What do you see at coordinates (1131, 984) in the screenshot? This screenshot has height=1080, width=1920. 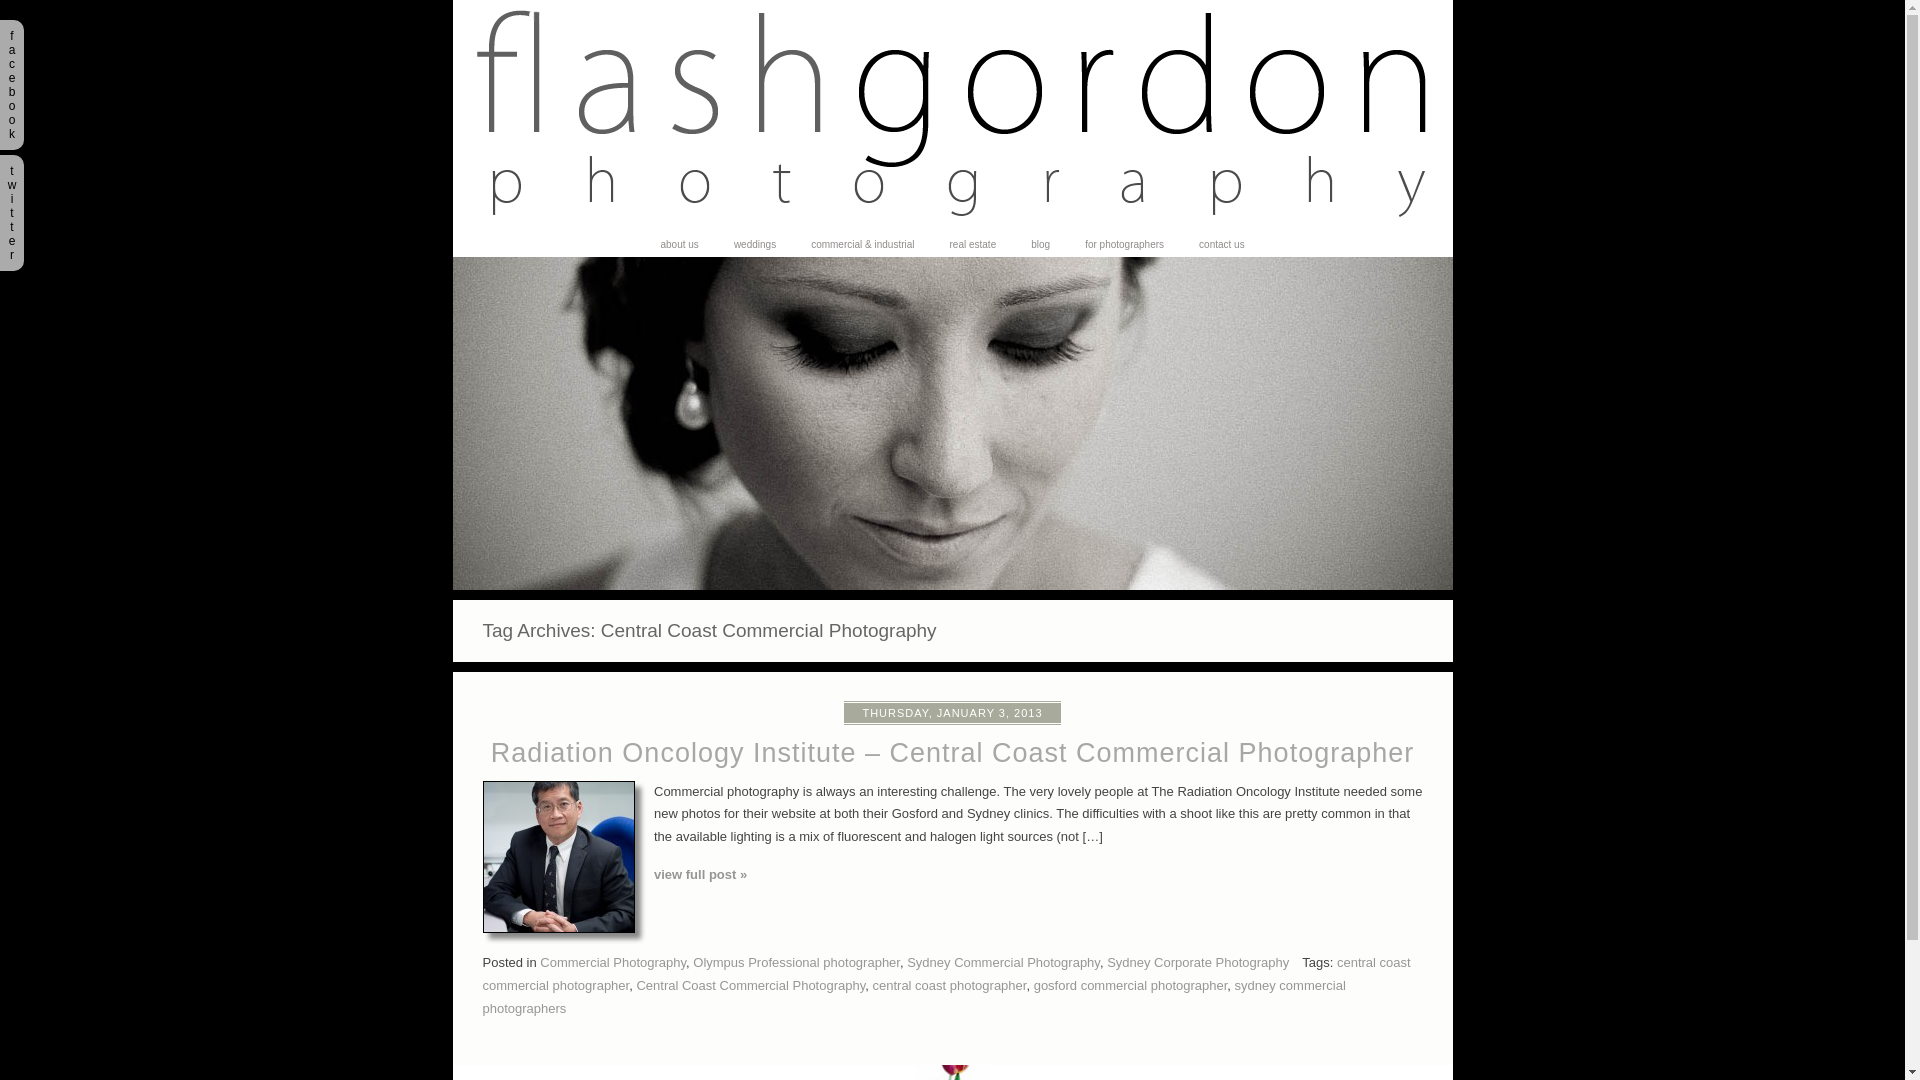 I see `'gosford commercial photographer'` at bounding box center [1131, 984].